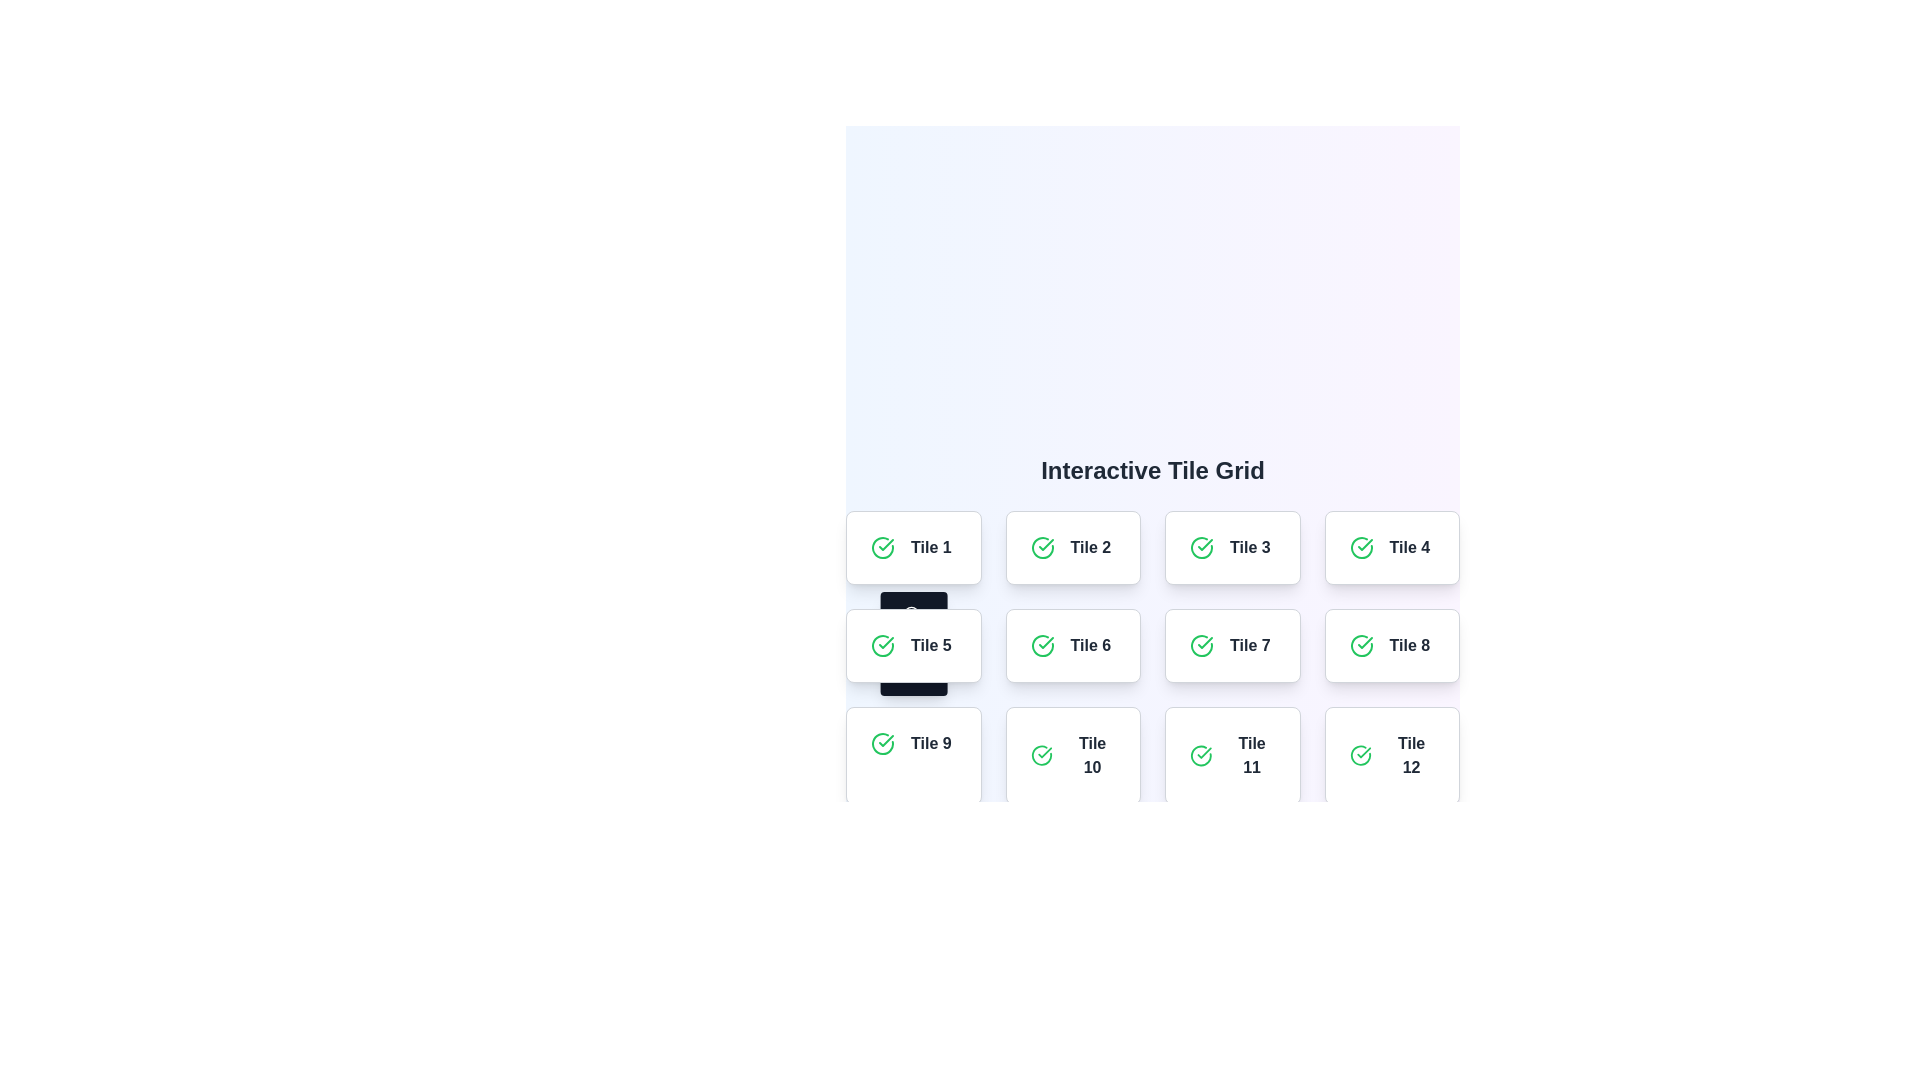  What do you see at coordinates (882, 547) in the screenshot?
I see `the confirmation status icon located to the left of the text label 'Tile 1' in the interactive tile grid` at bounding box center [882, 547].